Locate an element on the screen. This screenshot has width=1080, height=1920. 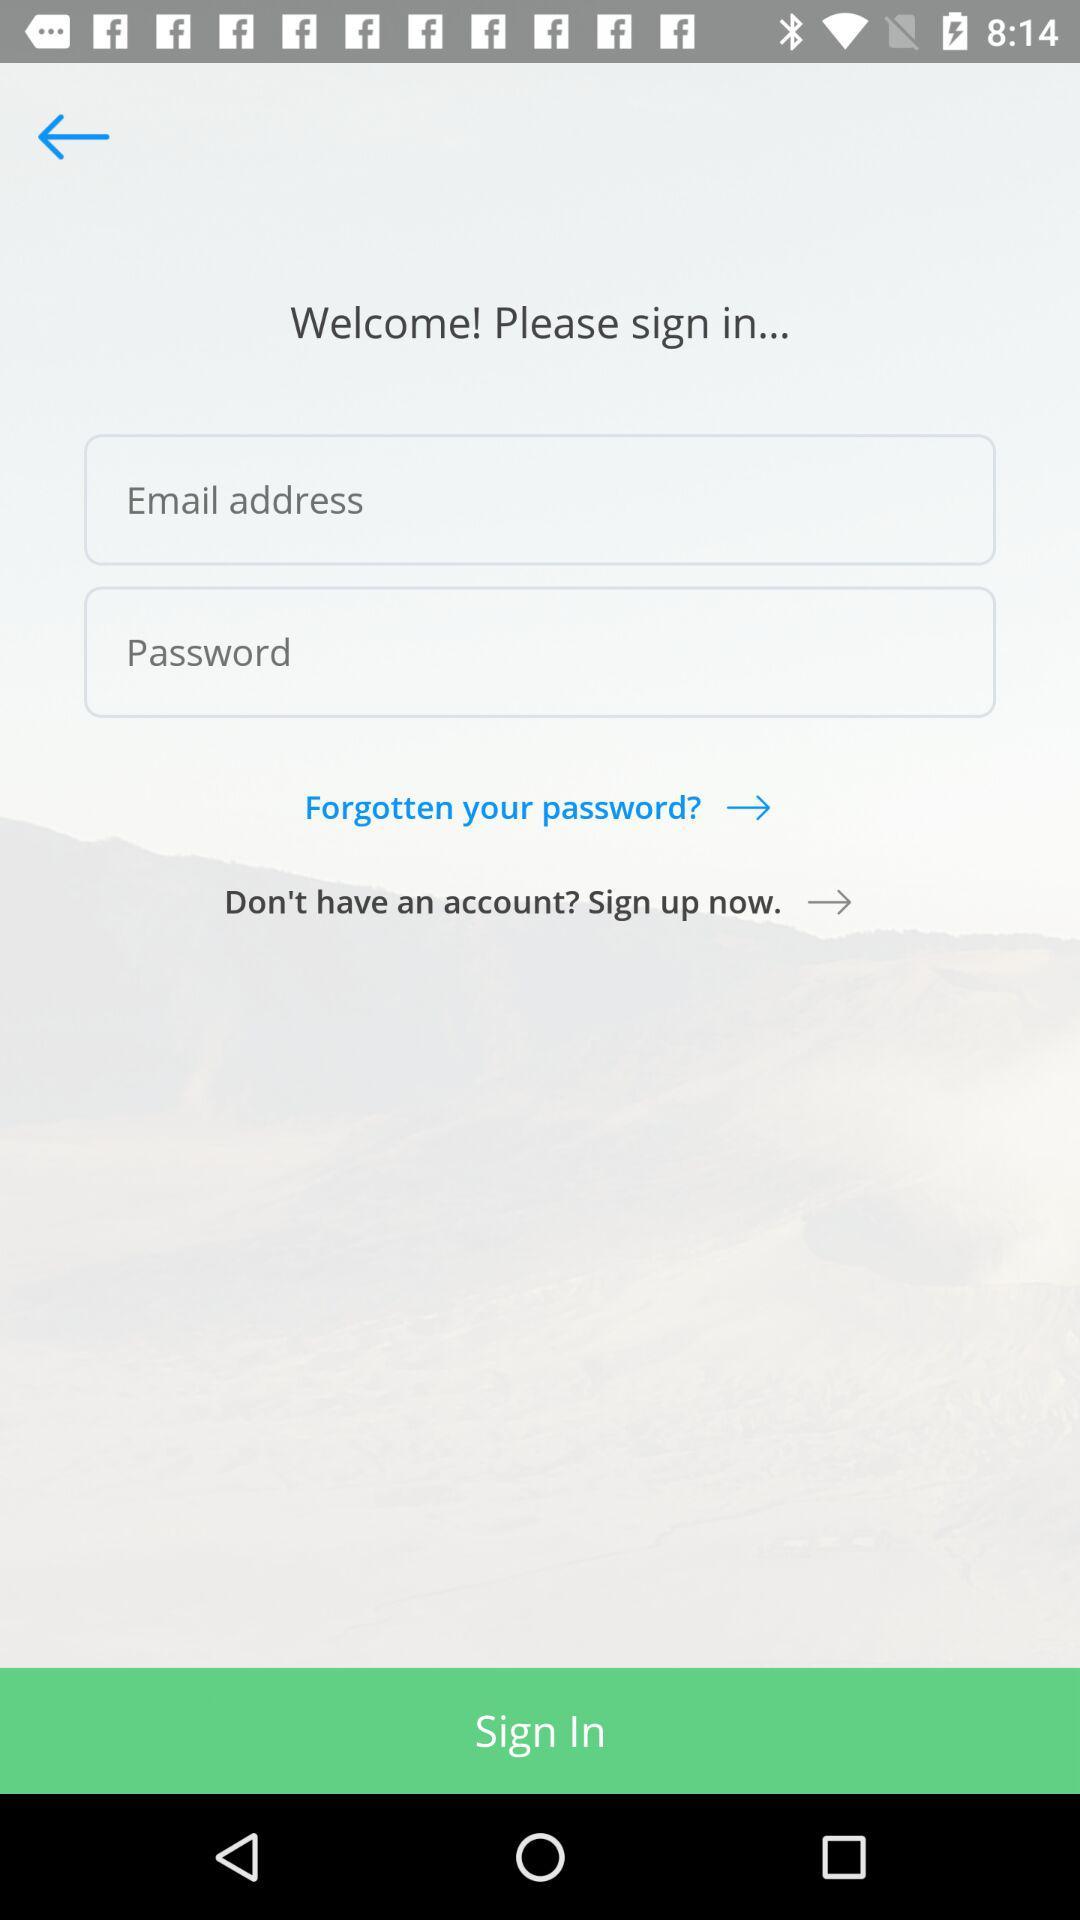
email address is located at coordinates (540, 499).